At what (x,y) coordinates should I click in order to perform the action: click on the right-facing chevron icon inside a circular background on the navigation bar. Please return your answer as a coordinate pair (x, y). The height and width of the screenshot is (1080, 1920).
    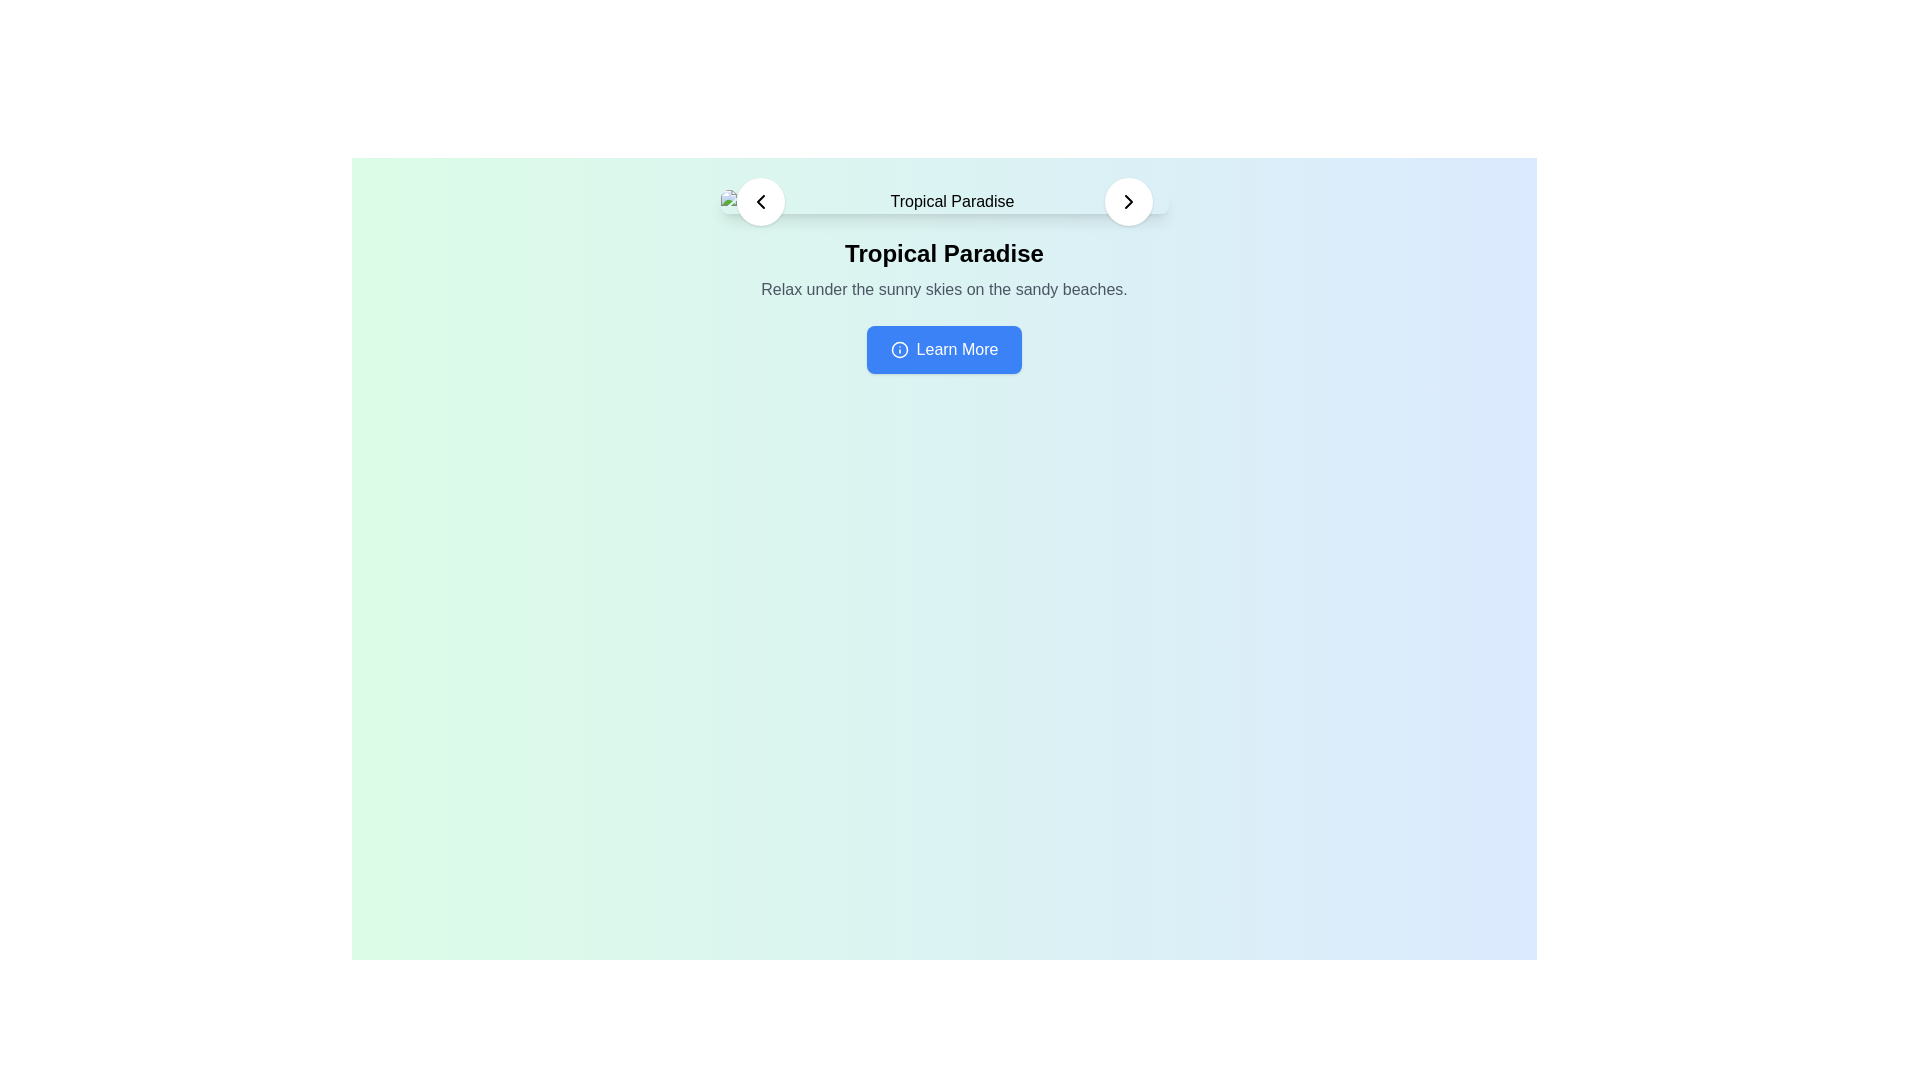
    Looking at the image, I should click on (1128, 201).